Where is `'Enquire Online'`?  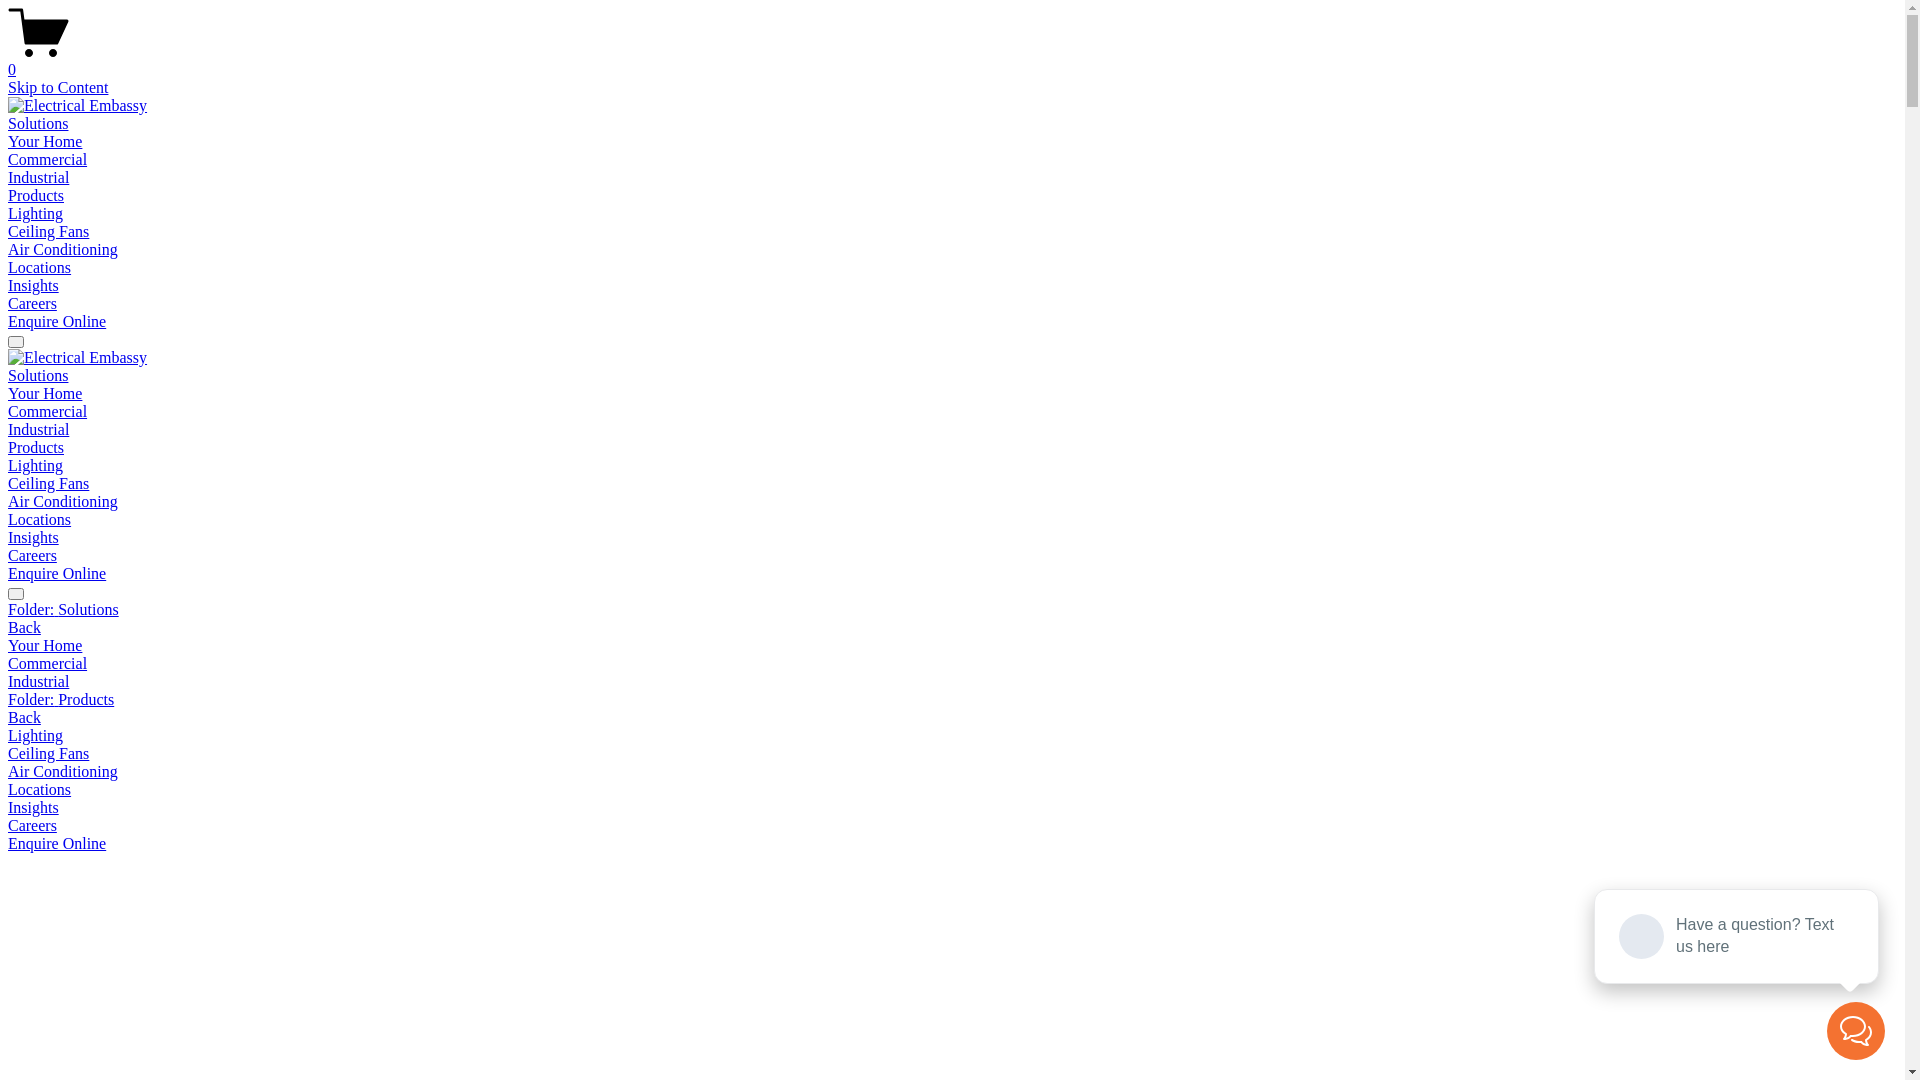 'Enquire Online' is located at coordinates (57, 320).